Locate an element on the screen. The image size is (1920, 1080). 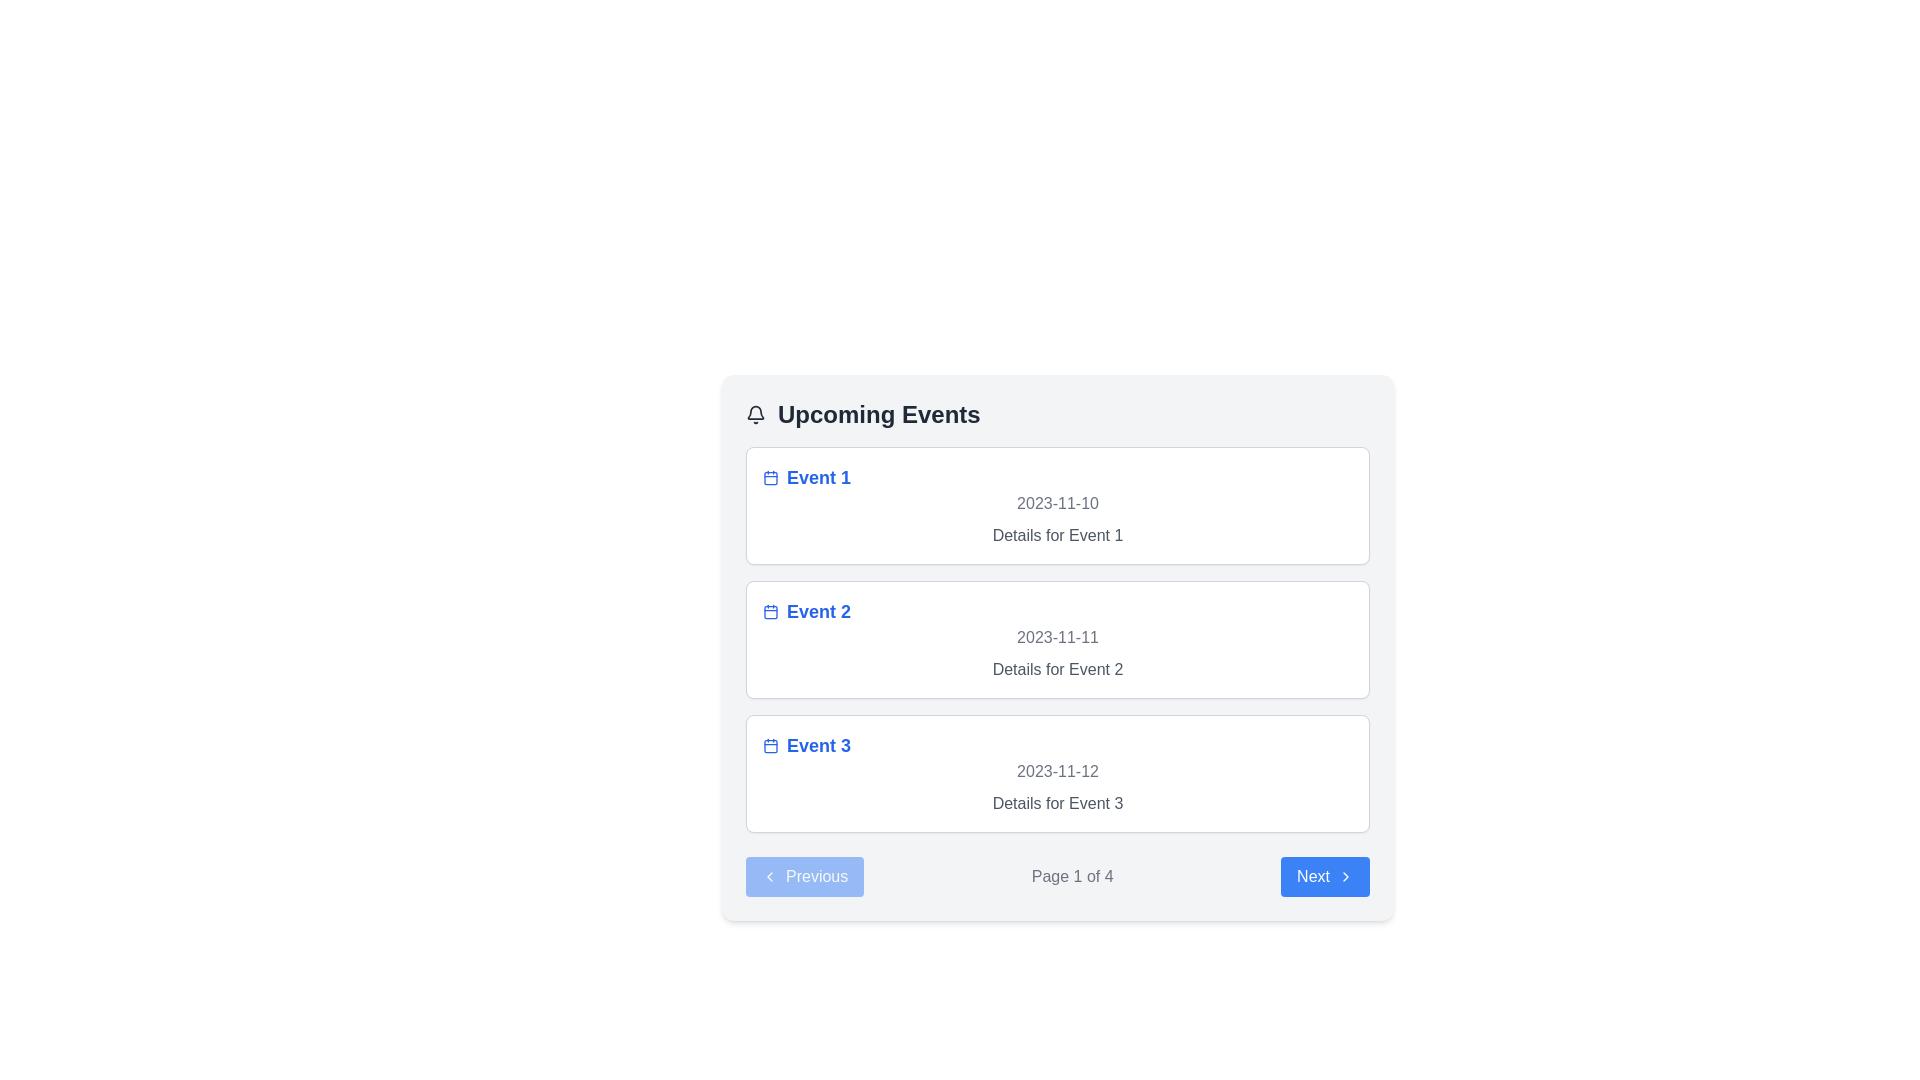
text displayed as 'Details for Event 3' which is styled in light gray and located at the bottom of the 'Event 3' card is located at coordinates (1056, 802).